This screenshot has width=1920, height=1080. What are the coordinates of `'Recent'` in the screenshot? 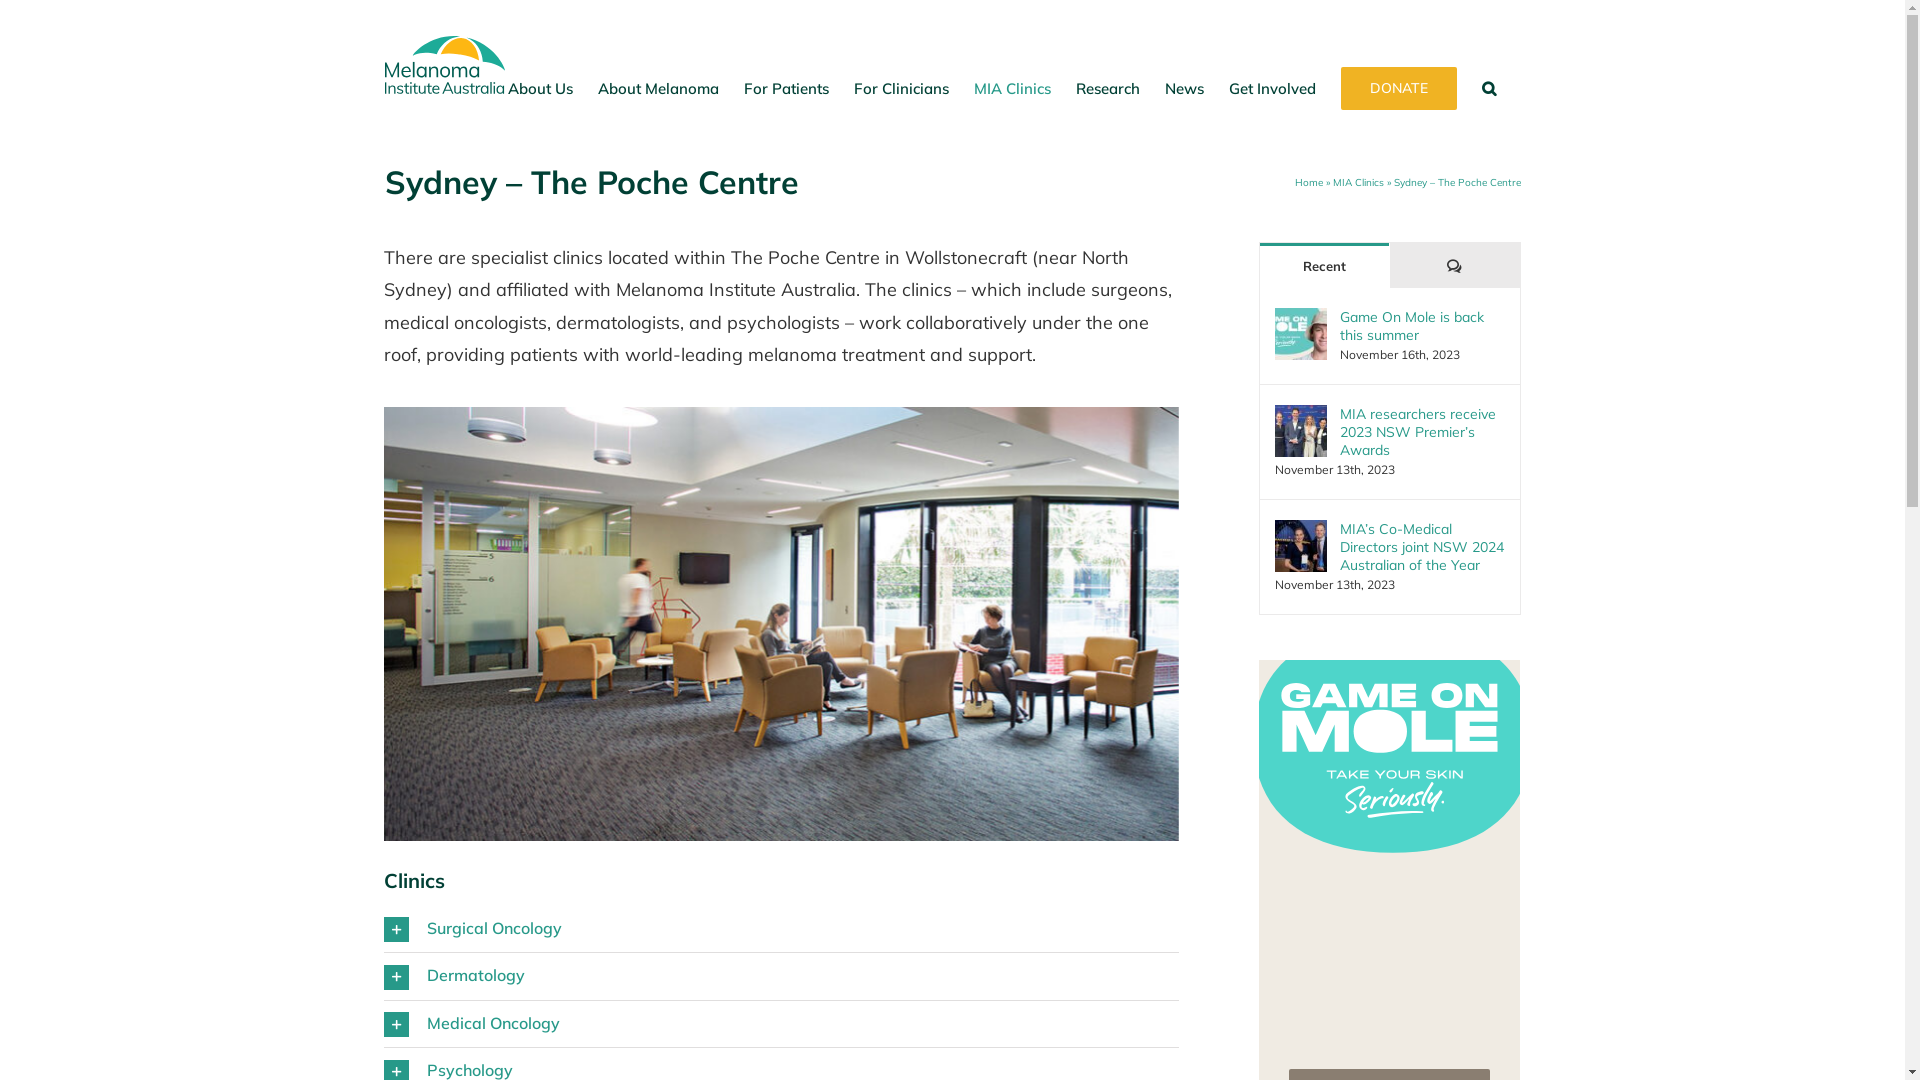 It's located at (1324, 264).